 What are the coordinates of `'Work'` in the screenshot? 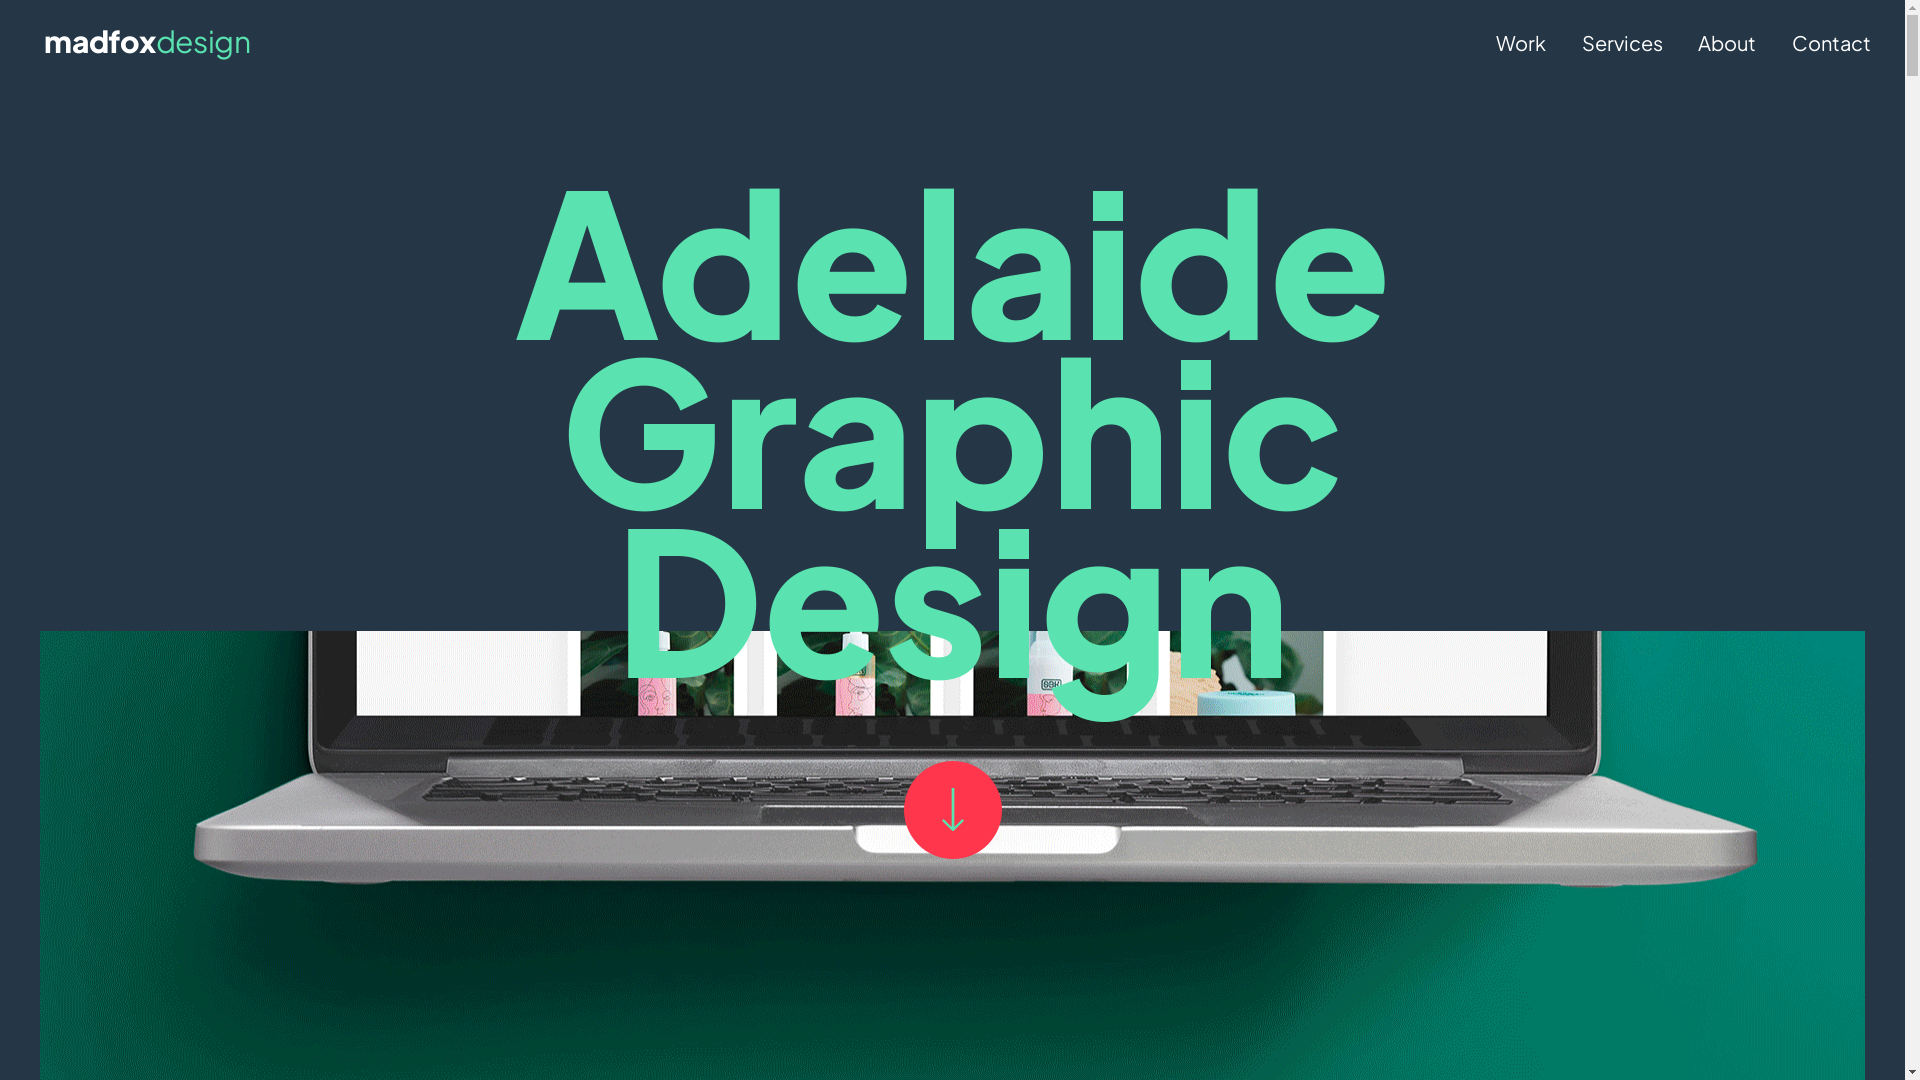 It's located at (1520, 42).